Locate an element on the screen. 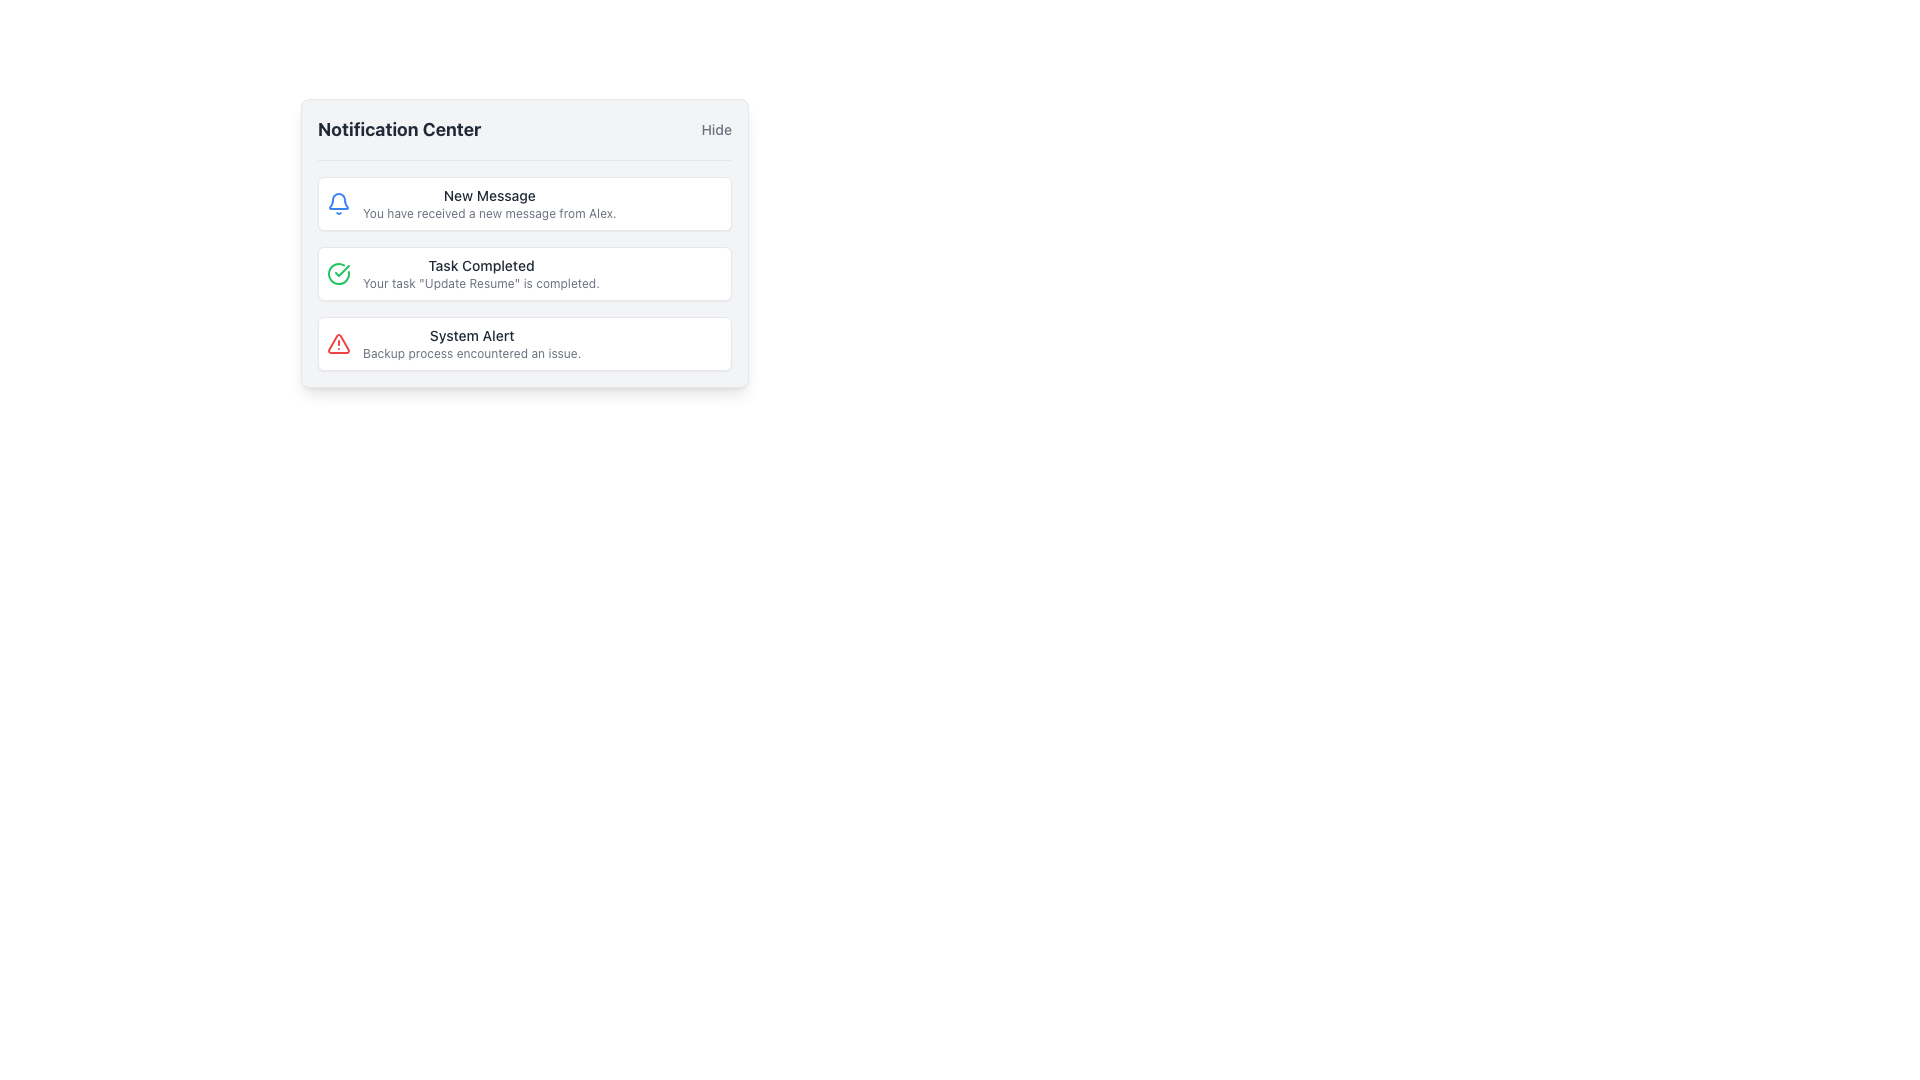  the green checkmark icon in the second notification box of the notification center, which indicates task completion and is adjacent to the text 'Task Completed' is located at coordinates (342, 270).